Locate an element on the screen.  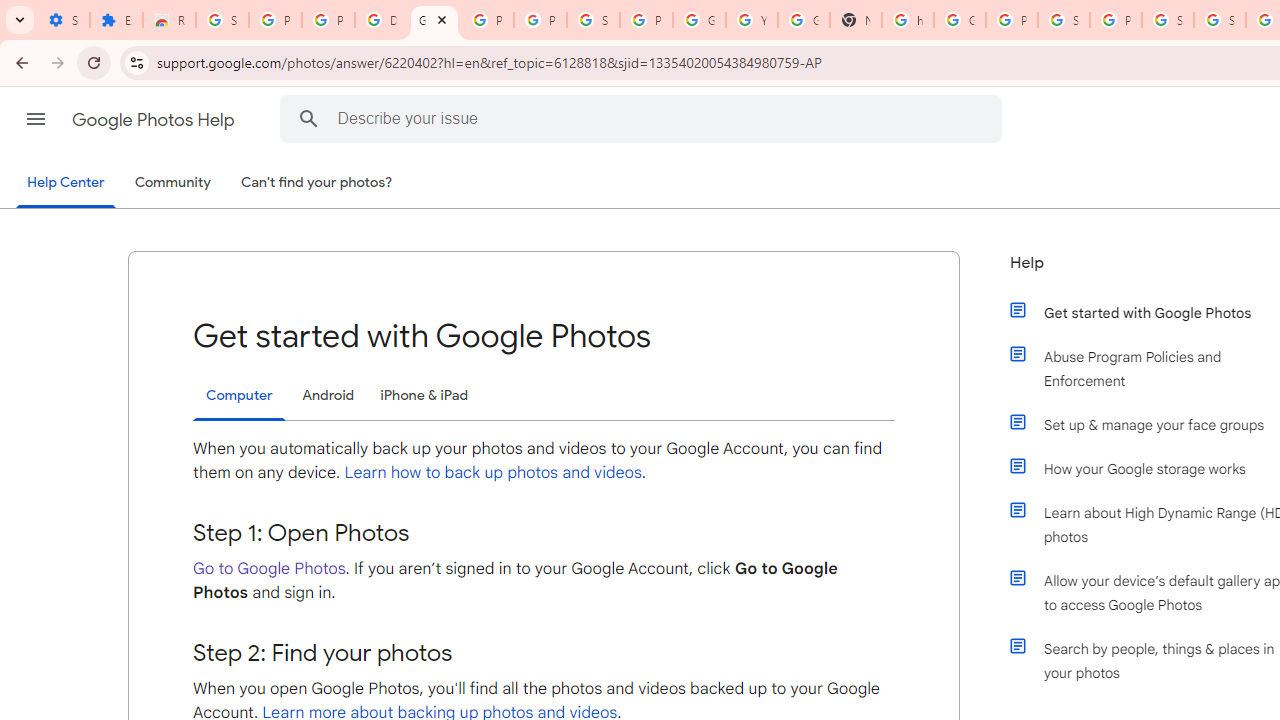
'Describe your issue' is located at coordinates (645, 118).